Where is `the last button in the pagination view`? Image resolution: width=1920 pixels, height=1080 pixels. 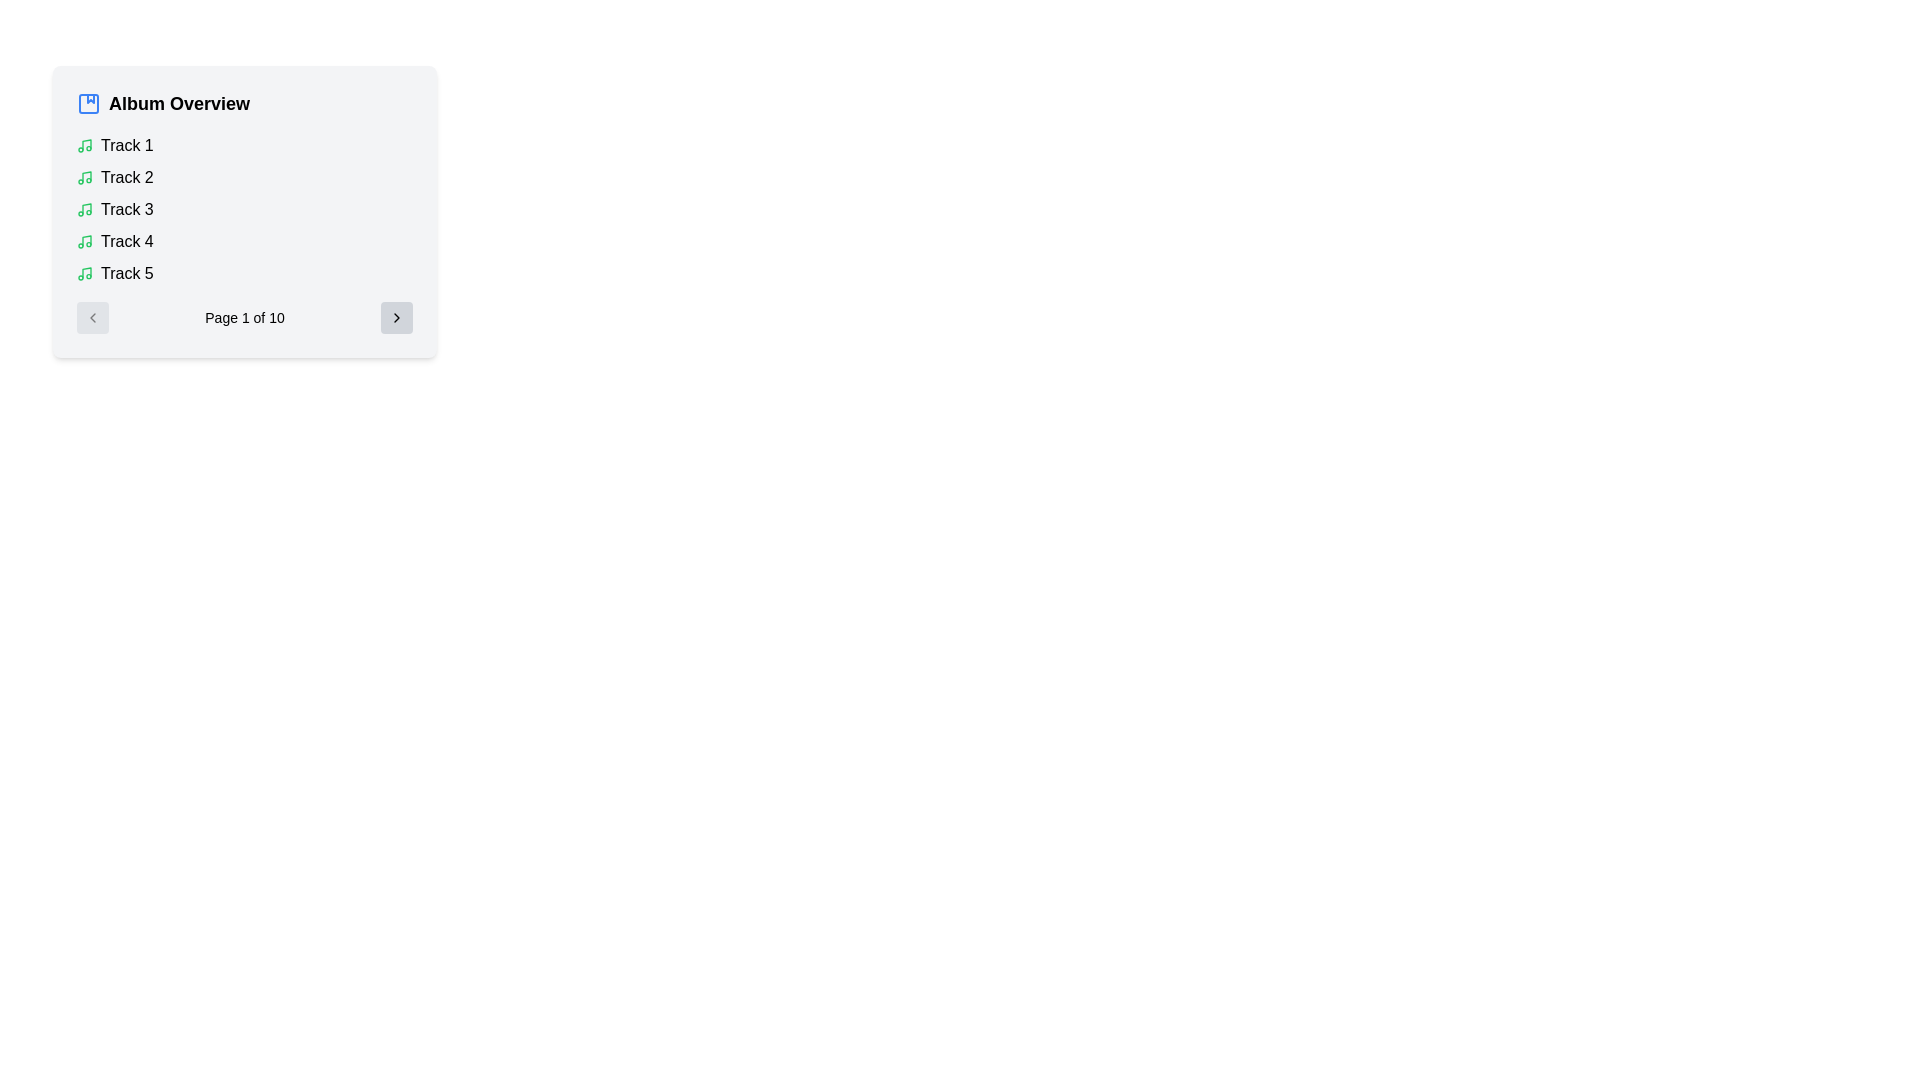 the last button in the pagination view is located at coordinates (397, 316).